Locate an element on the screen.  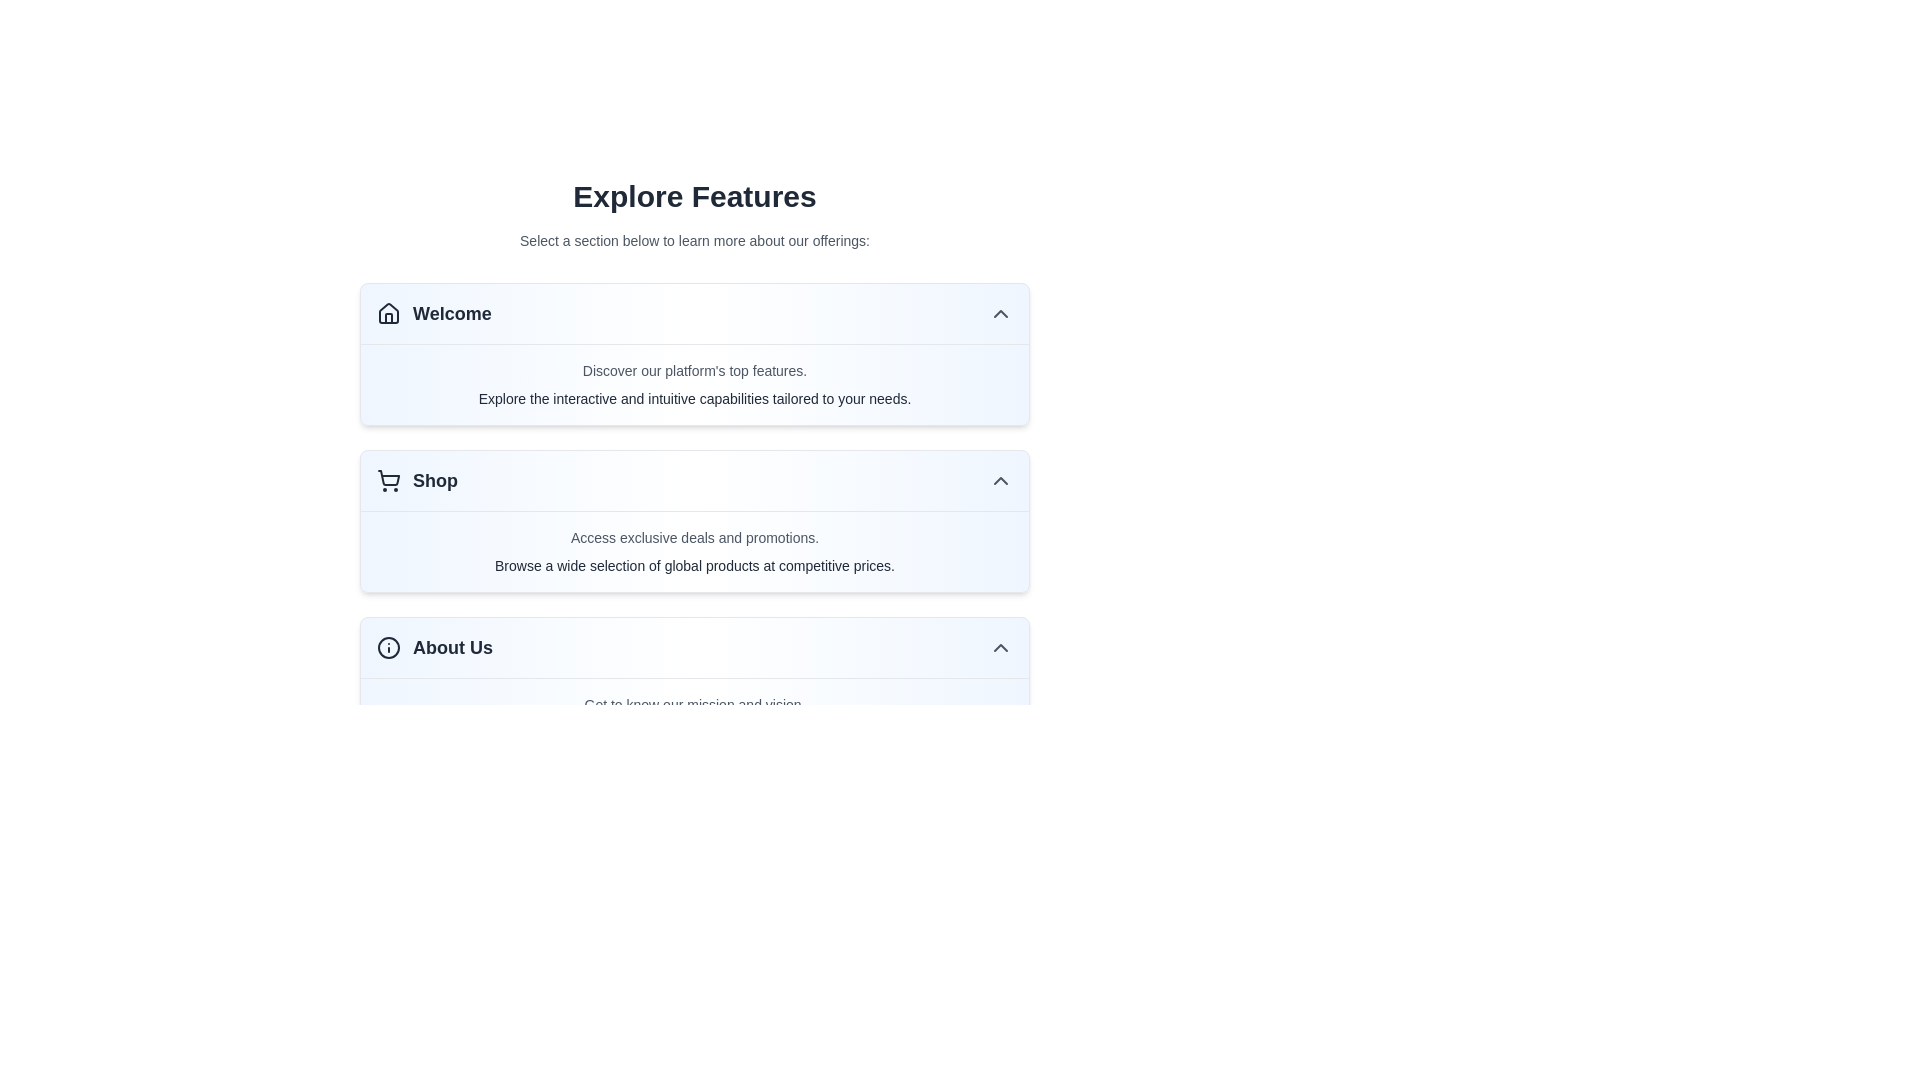
the upward-pointing gray chevron icon located in the upper-right corner of the 'About Us' section is located at coordinates (1001, 648).